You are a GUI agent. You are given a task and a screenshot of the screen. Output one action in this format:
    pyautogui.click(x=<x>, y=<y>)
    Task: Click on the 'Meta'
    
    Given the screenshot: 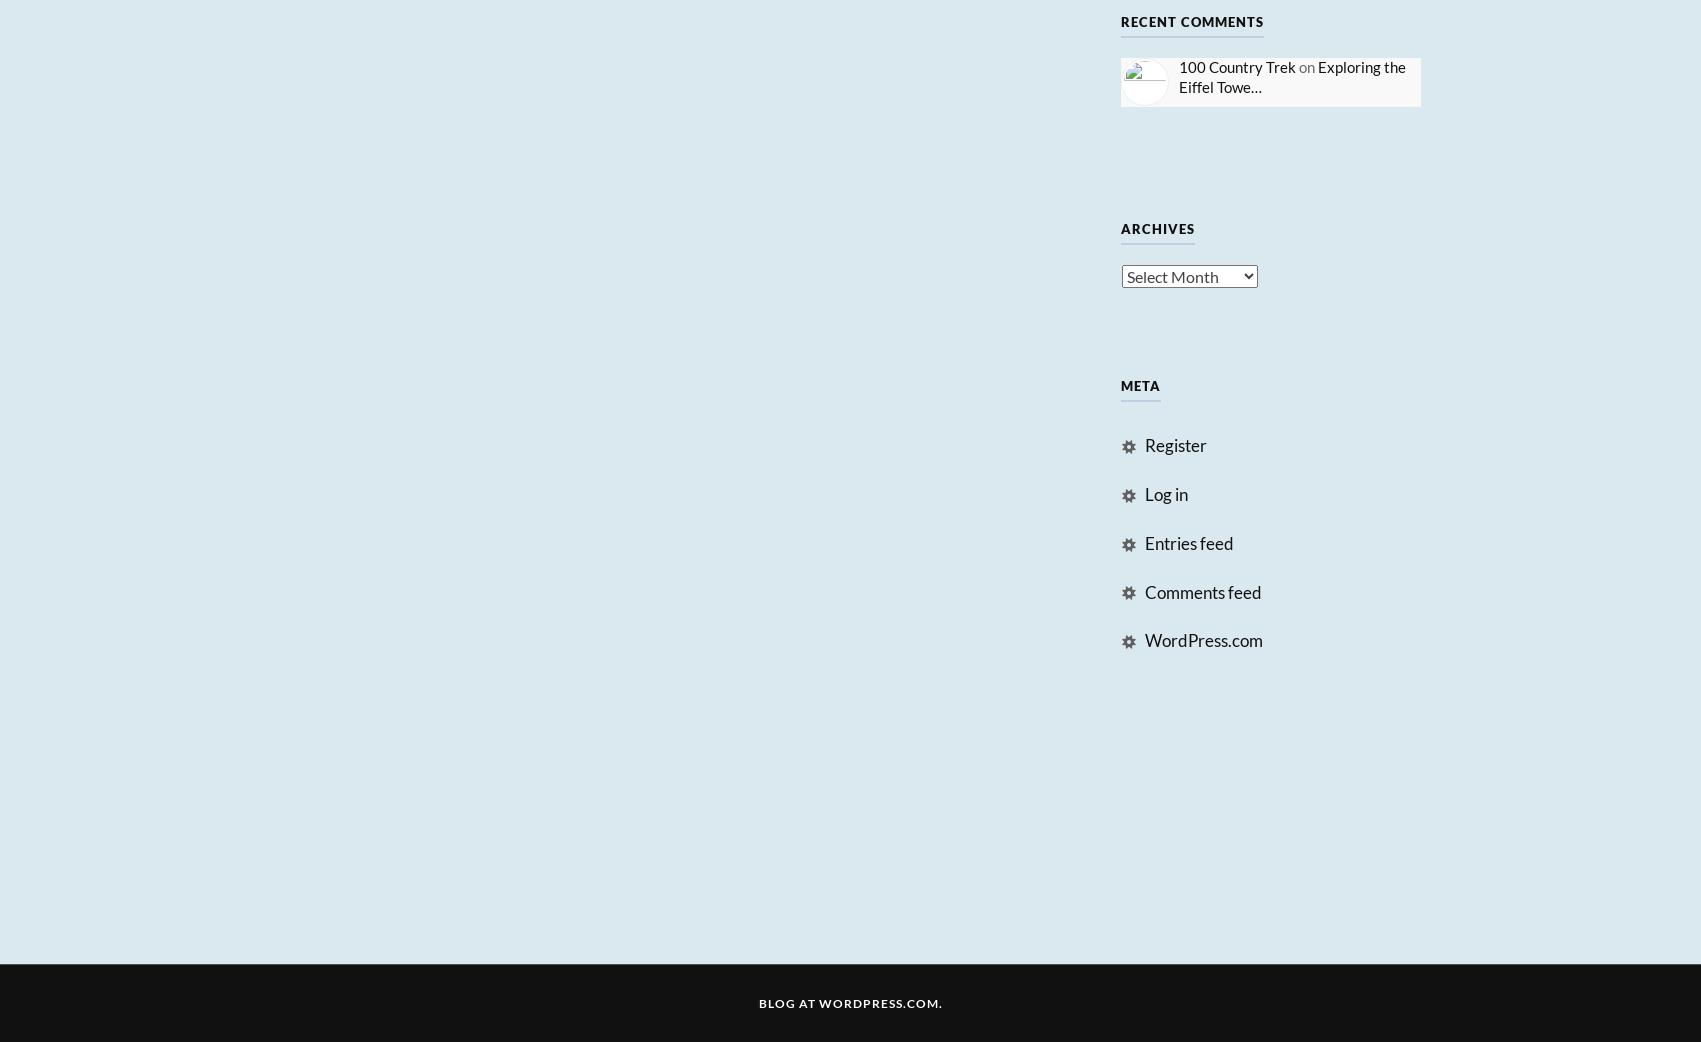 What is the action you would take?
    pyautogui.click(x=1118, y=384)
    